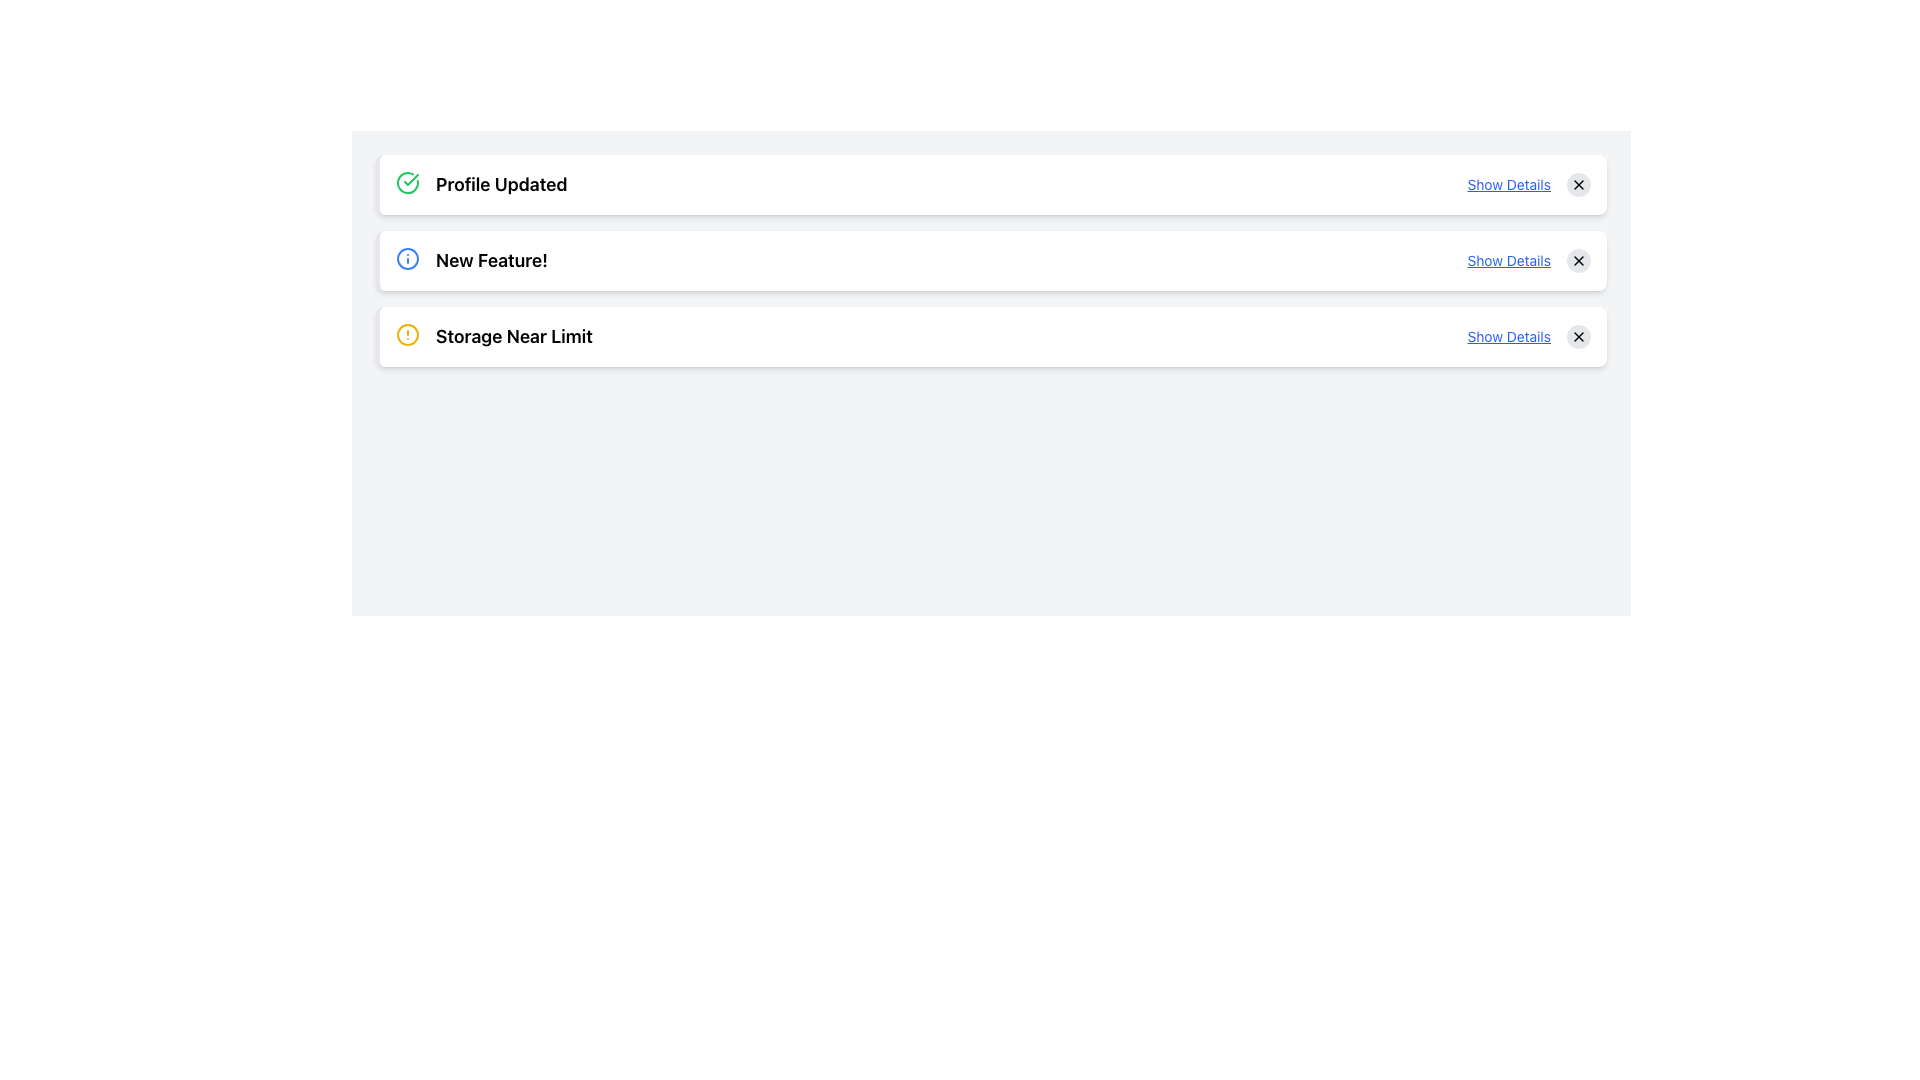  I want to click on the hyperlink located at the bottom-right corner of the 'Storage Near Limit' notification panel, so click(1528, 335).